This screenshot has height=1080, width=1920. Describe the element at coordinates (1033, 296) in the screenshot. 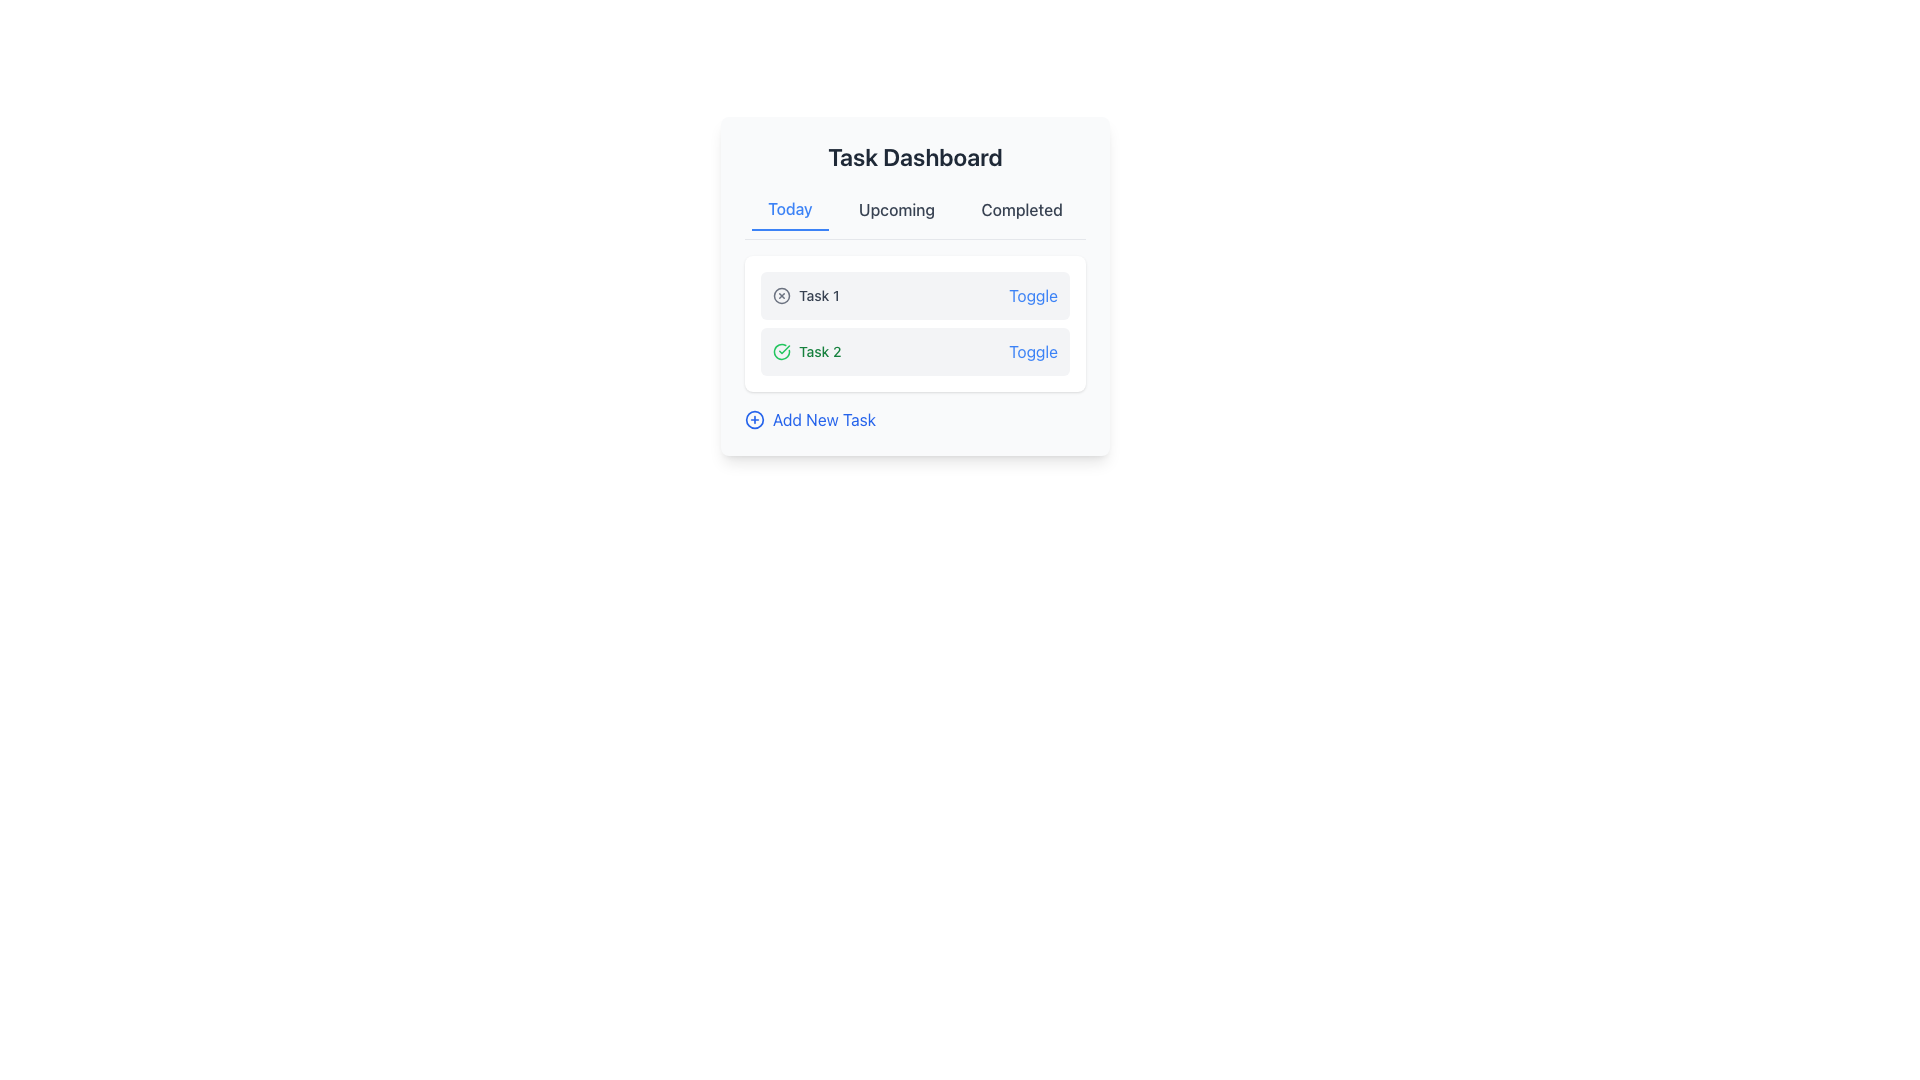

I see `the blue, underlined text link labeled 'Toggle' located in the upper-right corner of the light gray background box containing the subheader 'Task 1'` at that location.